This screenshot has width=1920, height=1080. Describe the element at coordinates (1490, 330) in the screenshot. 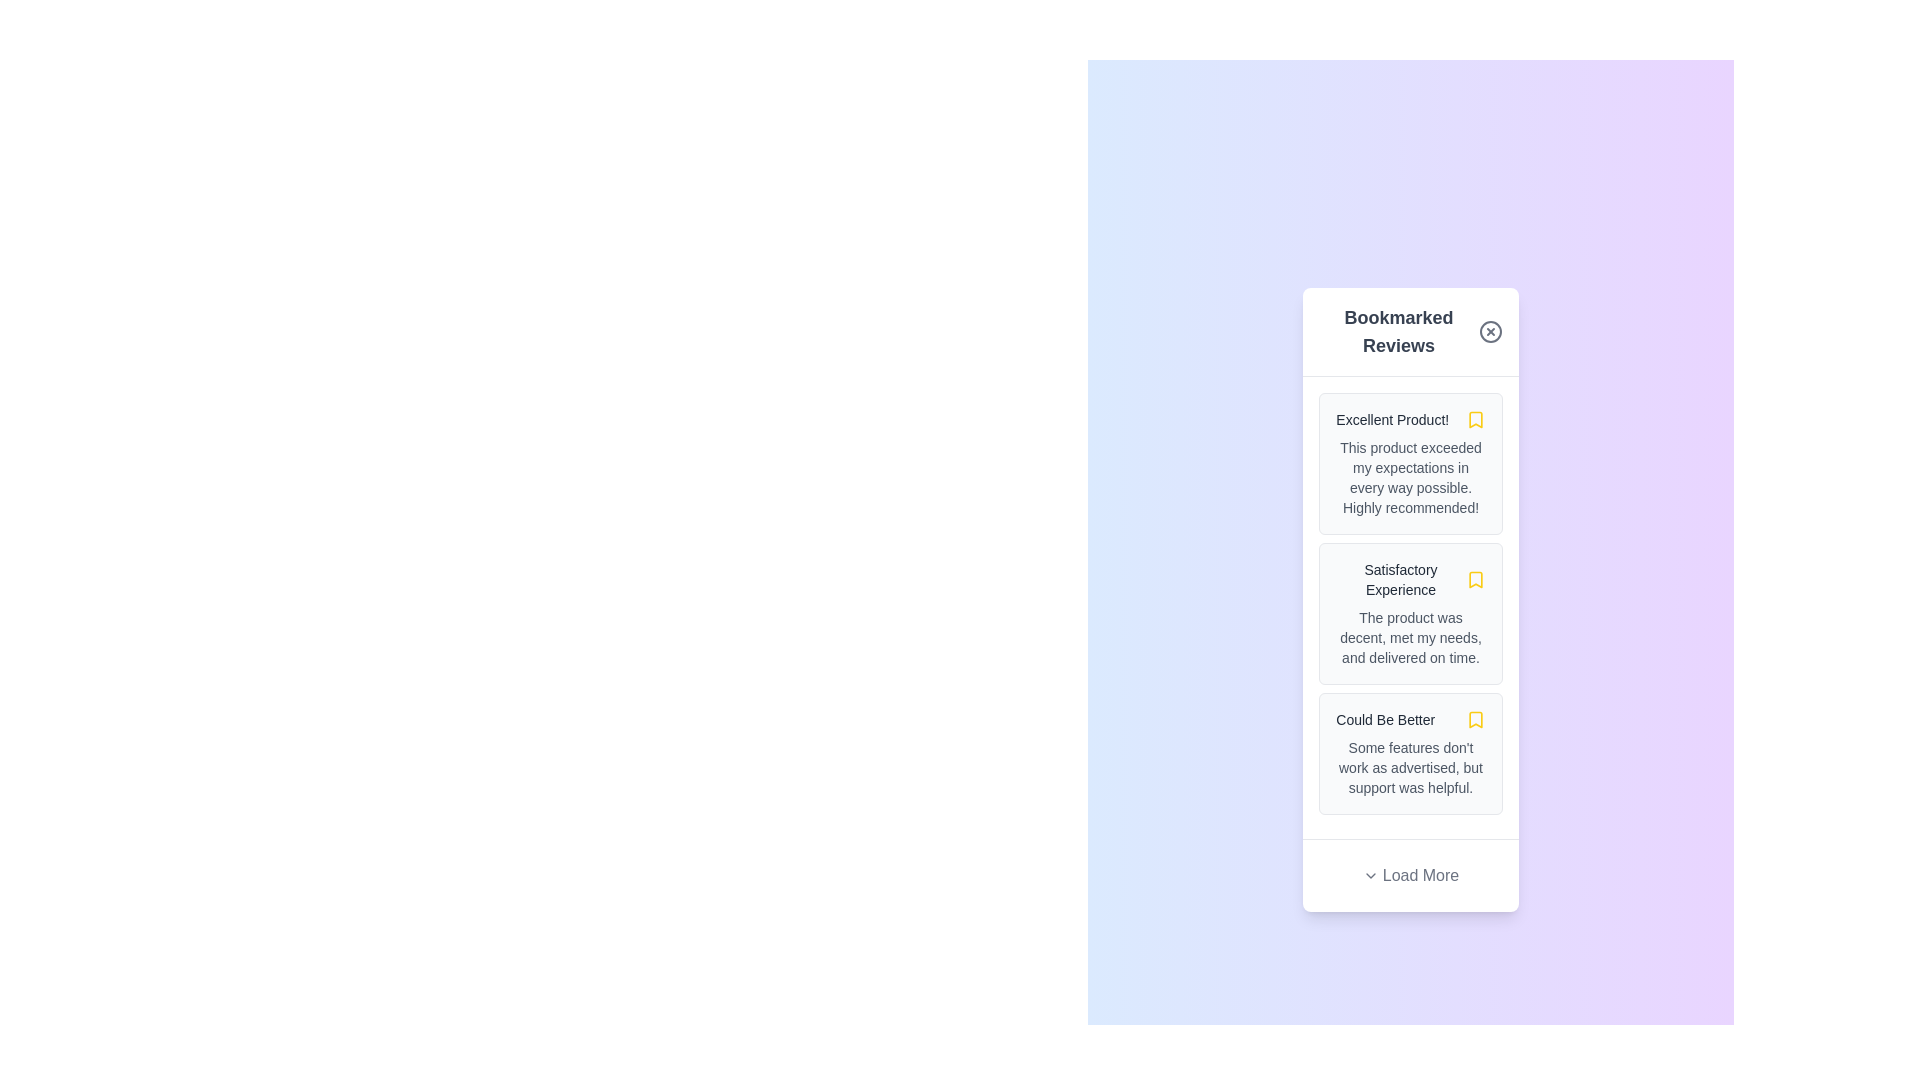

I see `the close button to hide the dialog` at that location.